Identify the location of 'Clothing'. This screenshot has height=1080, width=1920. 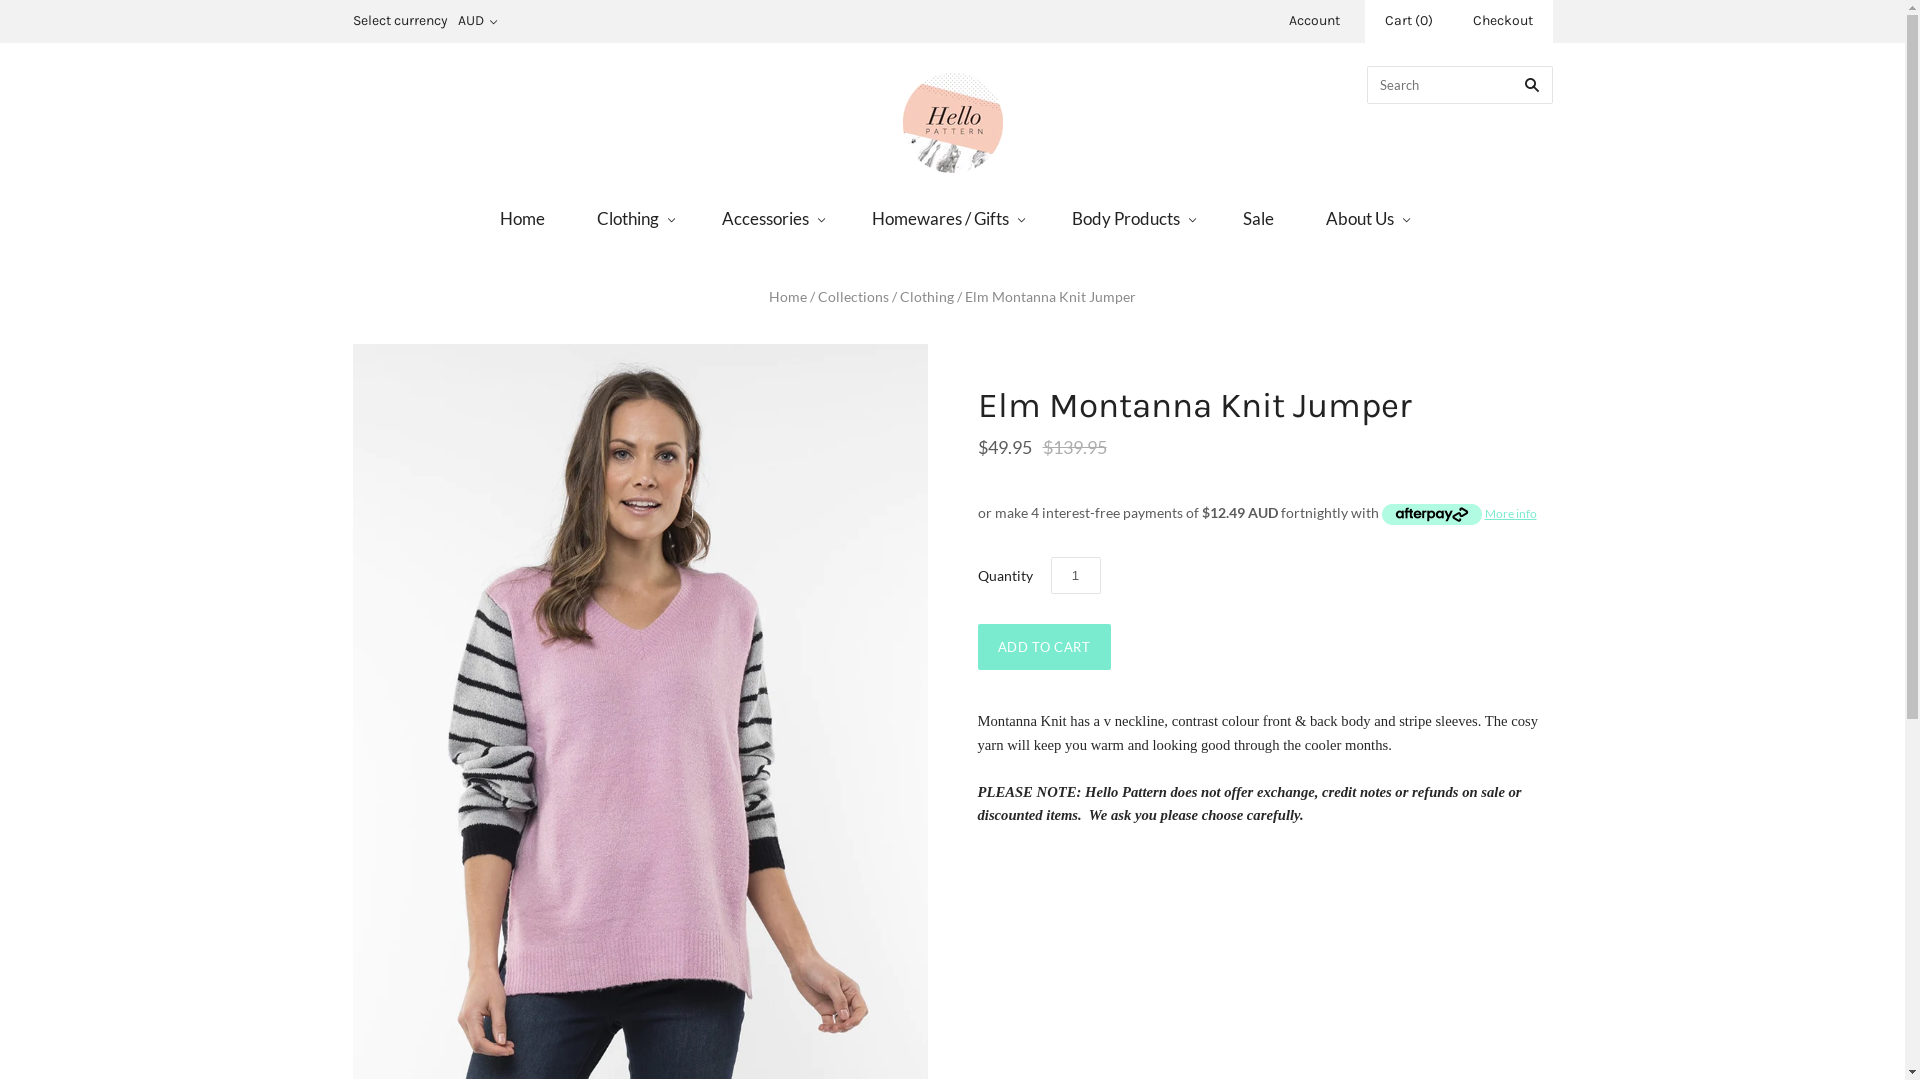
(632, 218).